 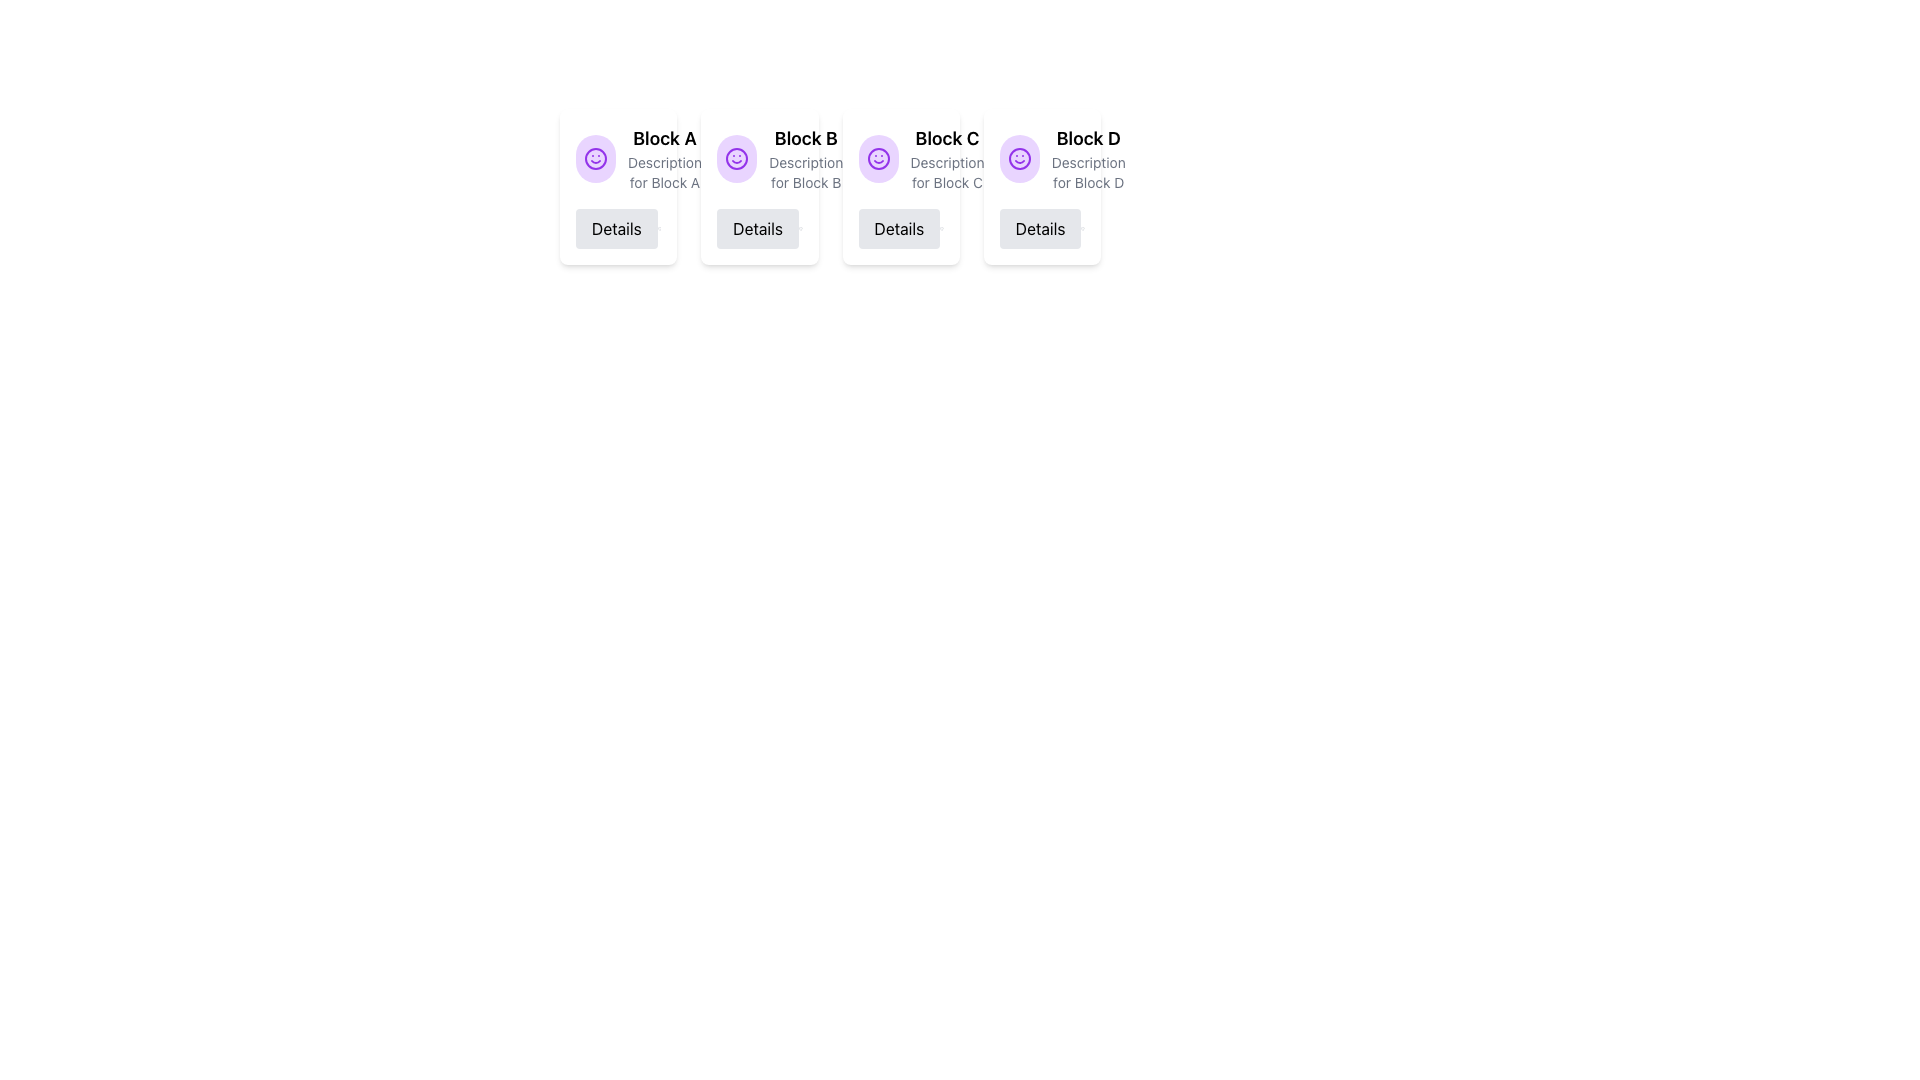 What do you see at coordinates (1087, 172) in the screenshot?
I see `the text element displaying 'Description for Block D', located in the fourth card labeled 'Block D', positioned beneath the title and above the 'Details' button` at bounding box center [1087, 172].